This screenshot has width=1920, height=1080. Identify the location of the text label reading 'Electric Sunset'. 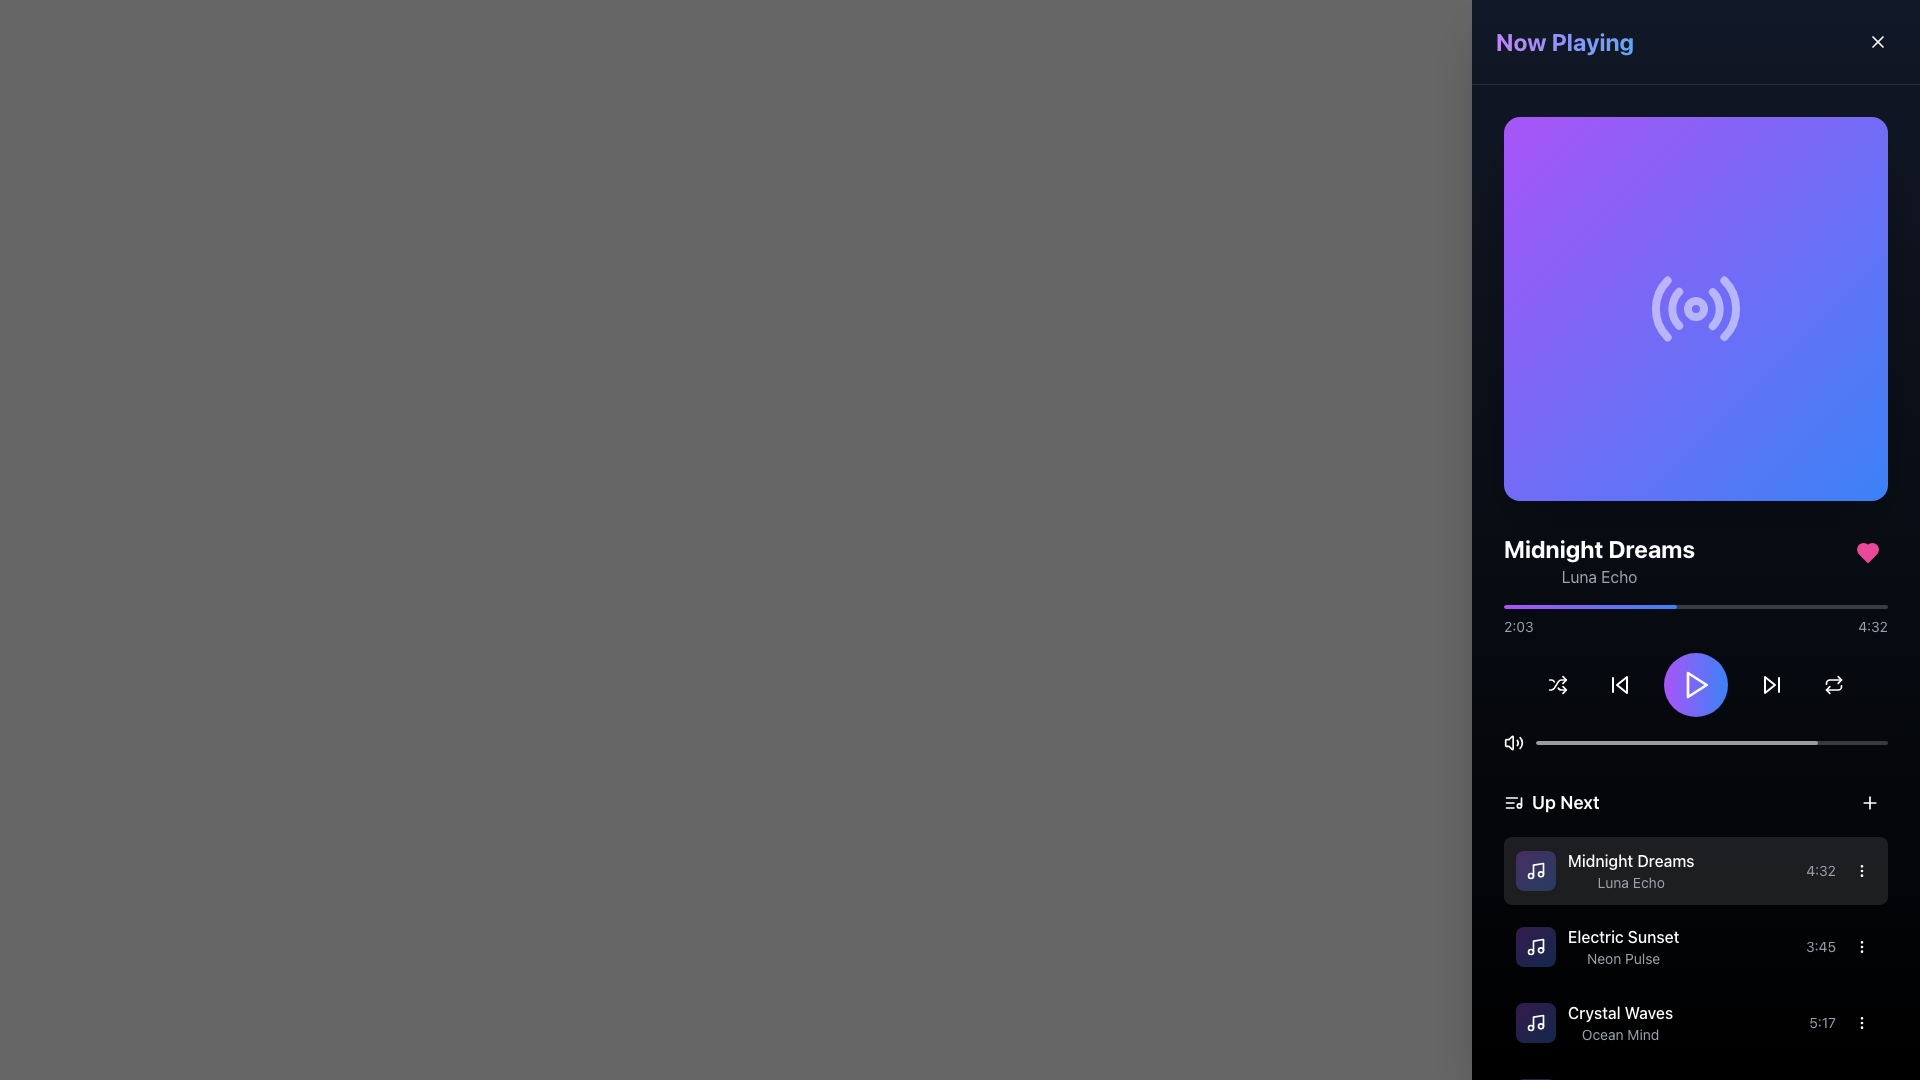
(1623, 937).